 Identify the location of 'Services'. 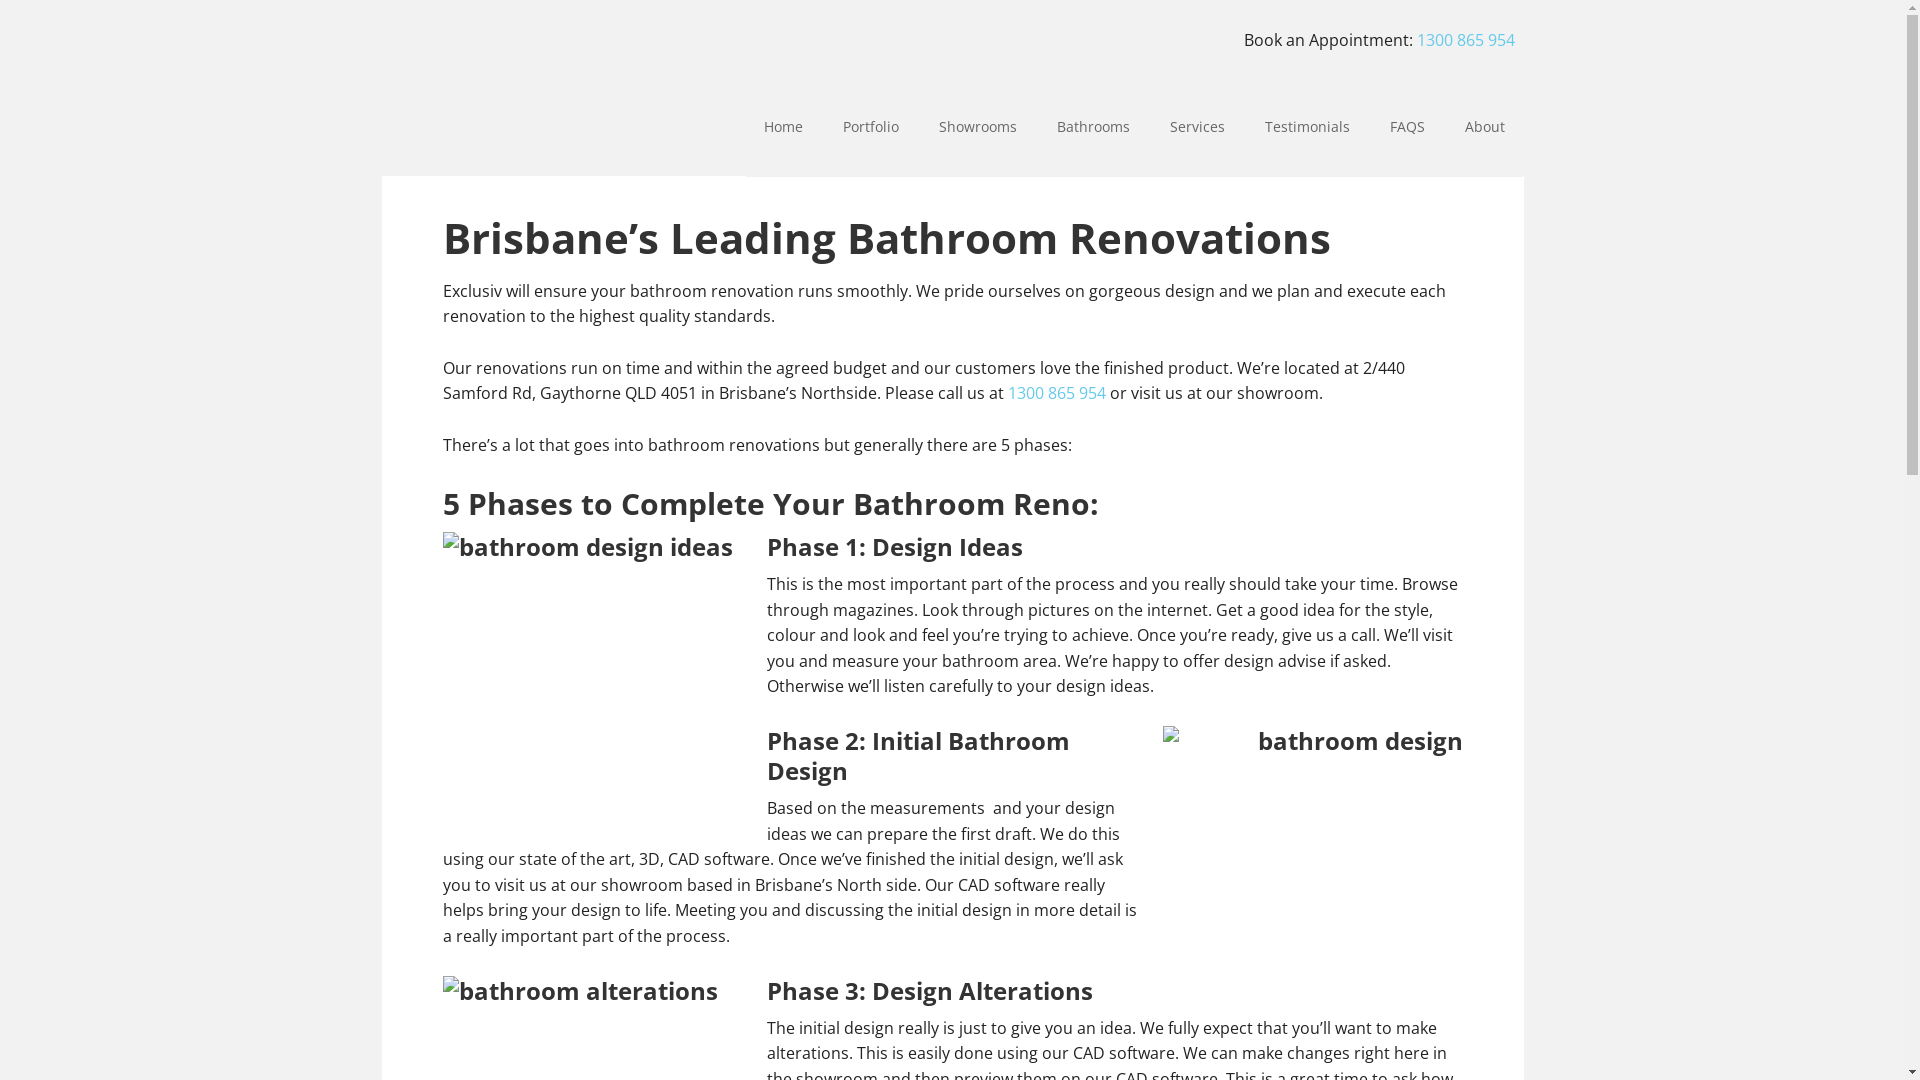
(1197, 127).